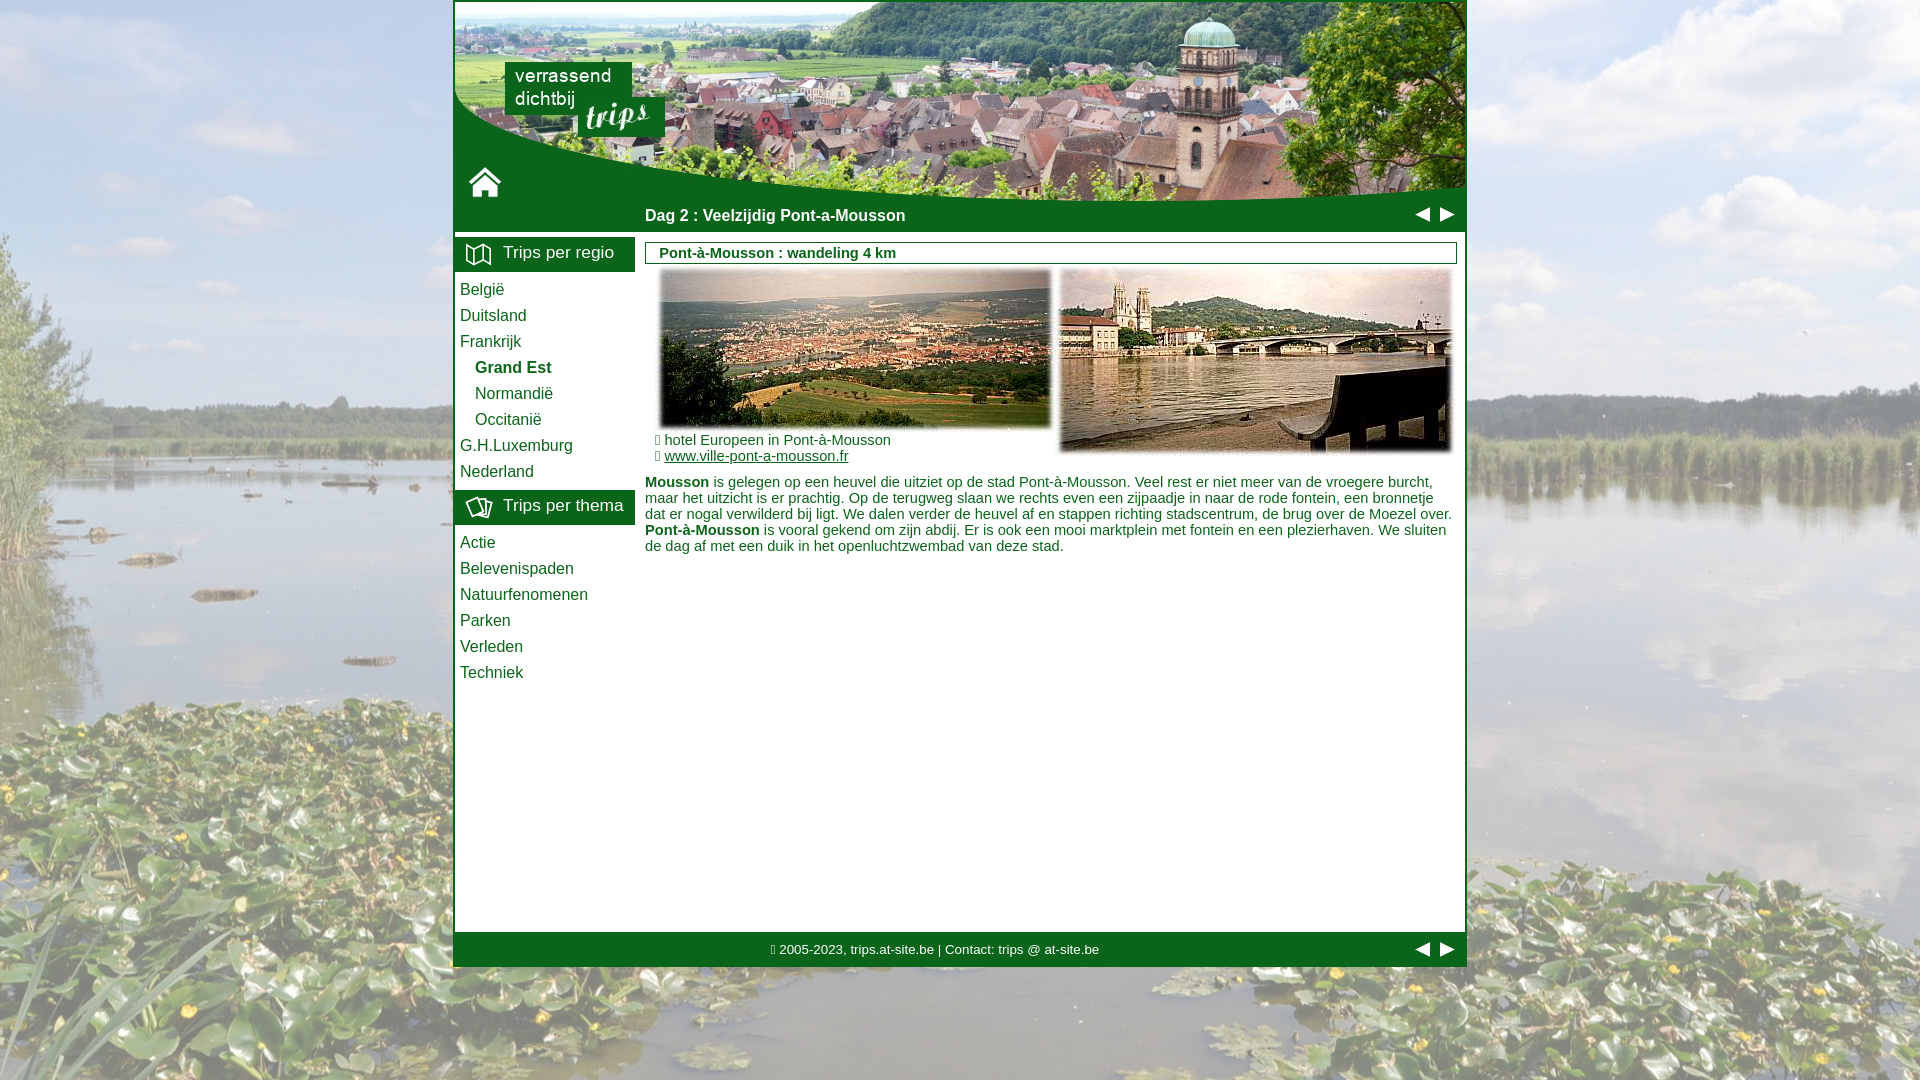 This screenshot has width=1920, height=1080. What do you see at coordinates (454, 543) in the screenshot?
I see `'Actie'` at bounding box center [454, 543].